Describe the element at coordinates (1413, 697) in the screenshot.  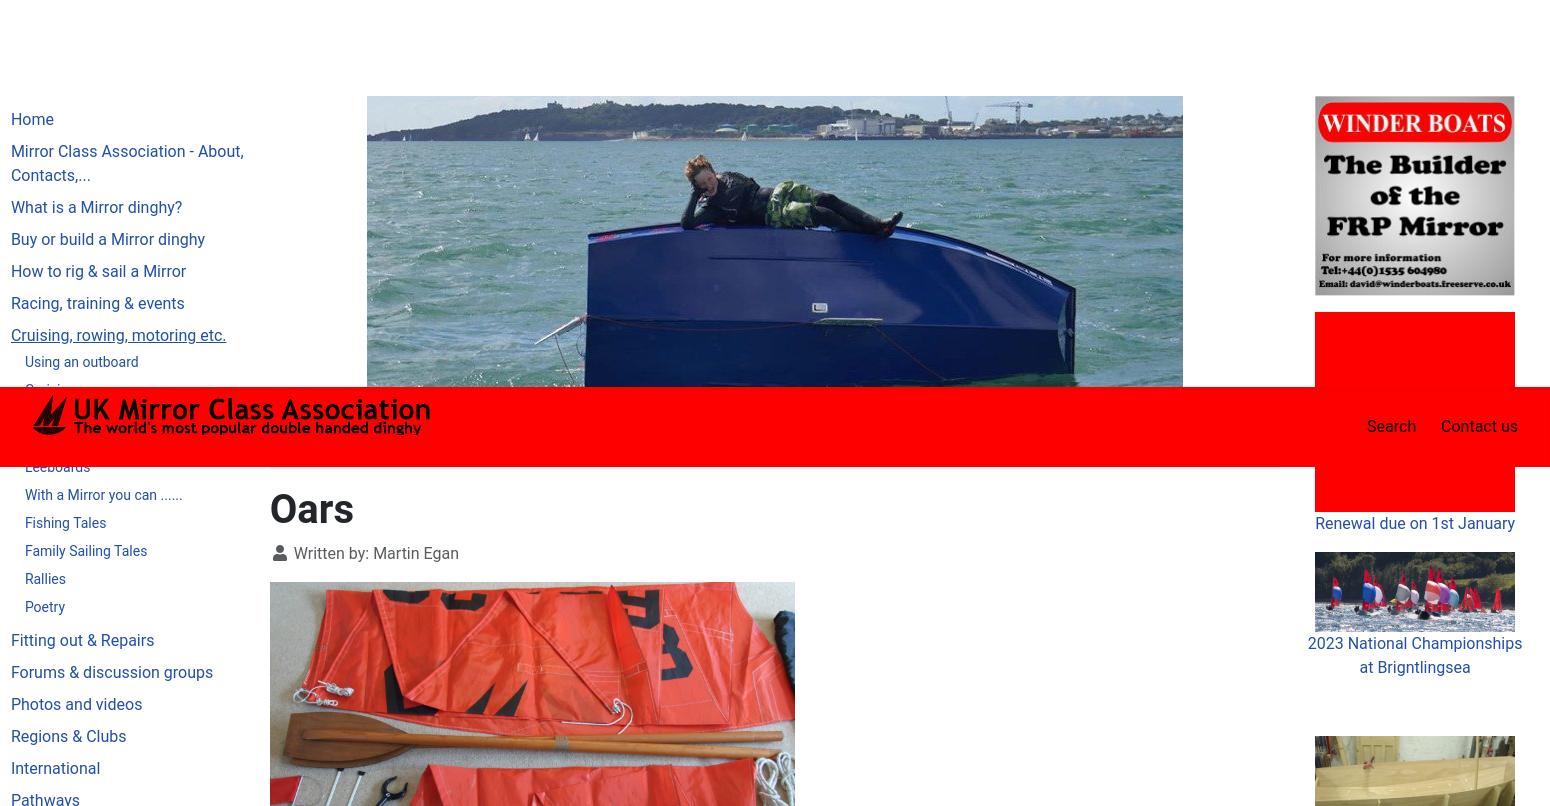
I see `'View 2024 Calendar'` at that location.